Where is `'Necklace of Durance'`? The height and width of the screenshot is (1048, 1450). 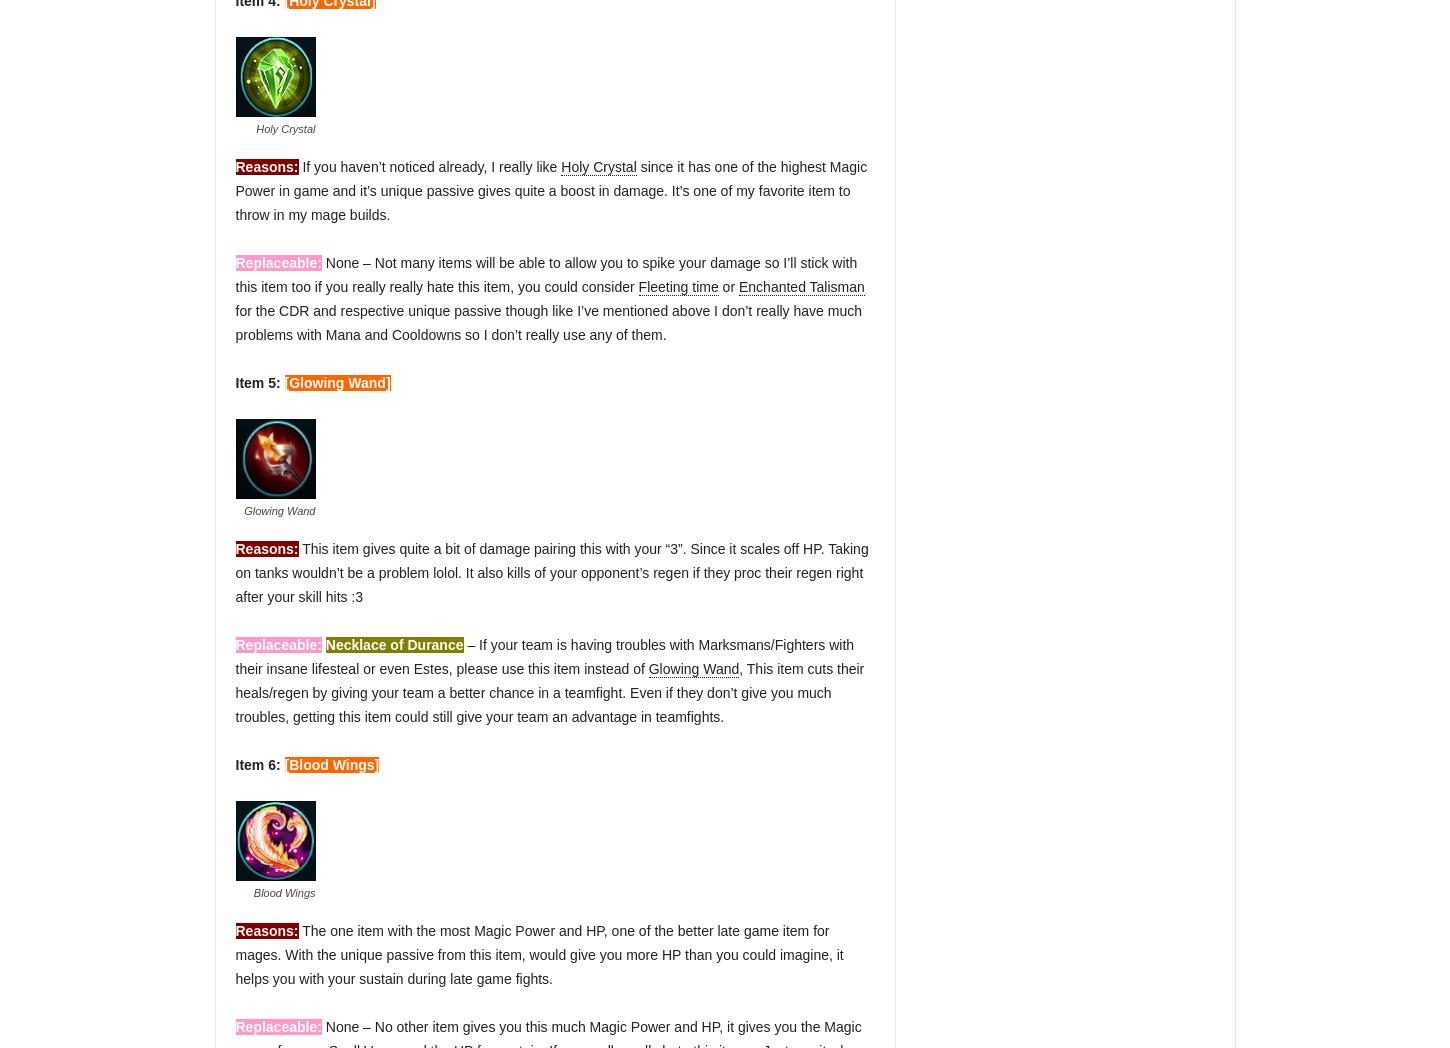
'Necklace of Durance' is located at coordinates (392, 644).